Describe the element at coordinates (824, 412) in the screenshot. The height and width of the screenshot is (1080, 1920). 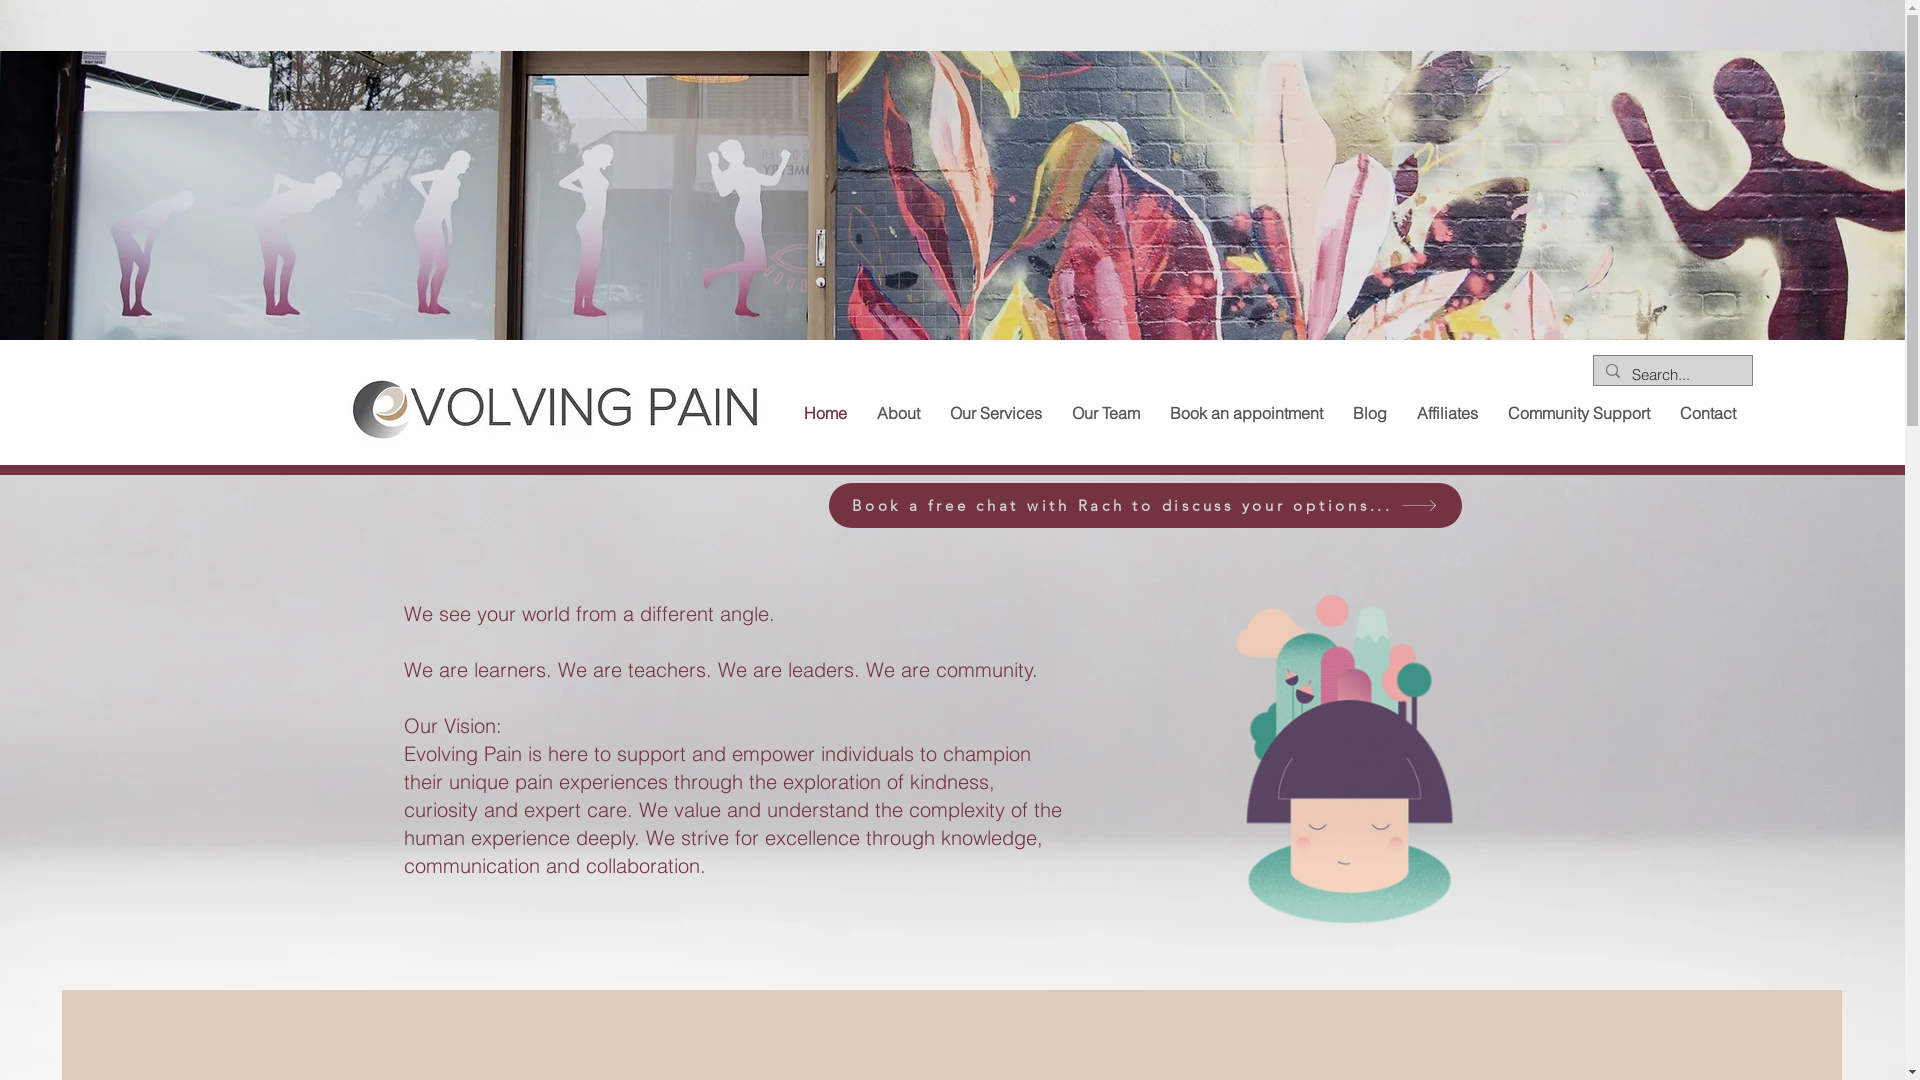
I see `'Home'` at that location.